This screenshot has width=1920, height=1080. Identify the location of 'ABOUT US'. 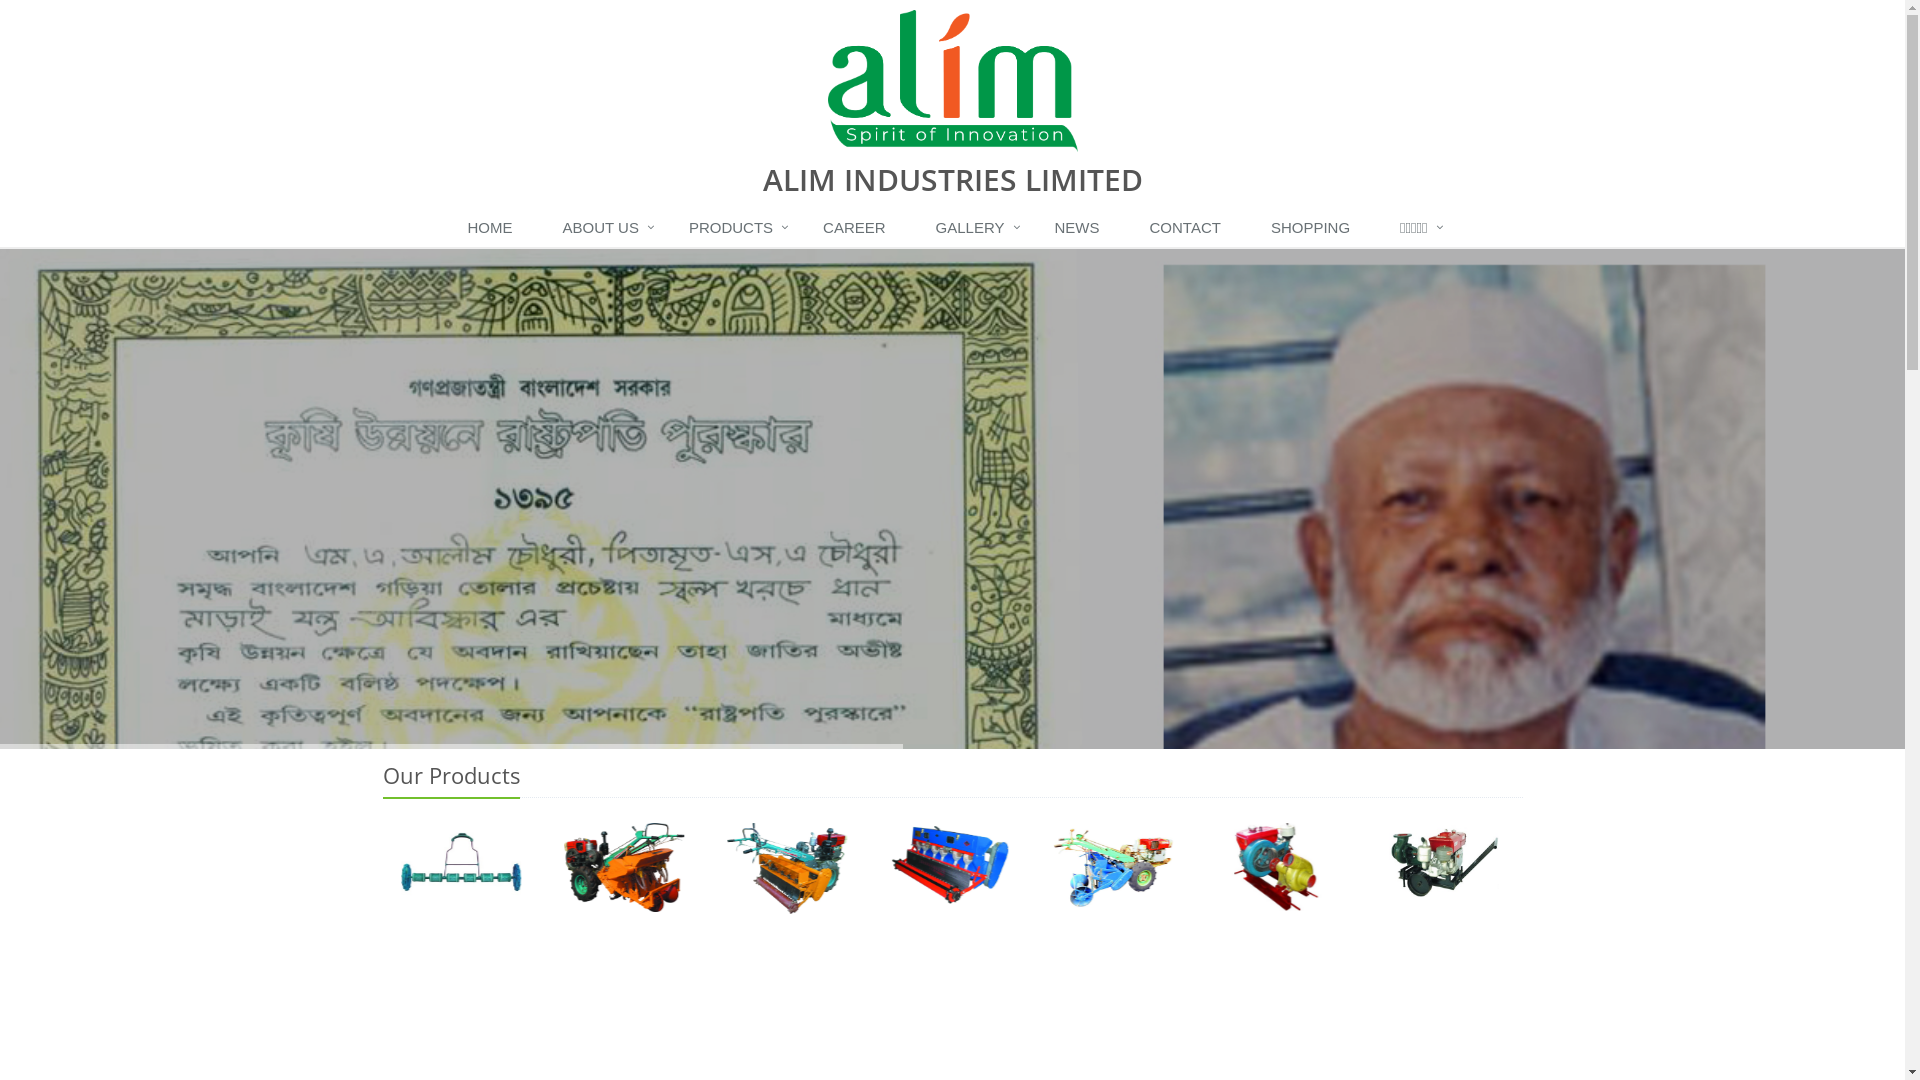
(603, 227).